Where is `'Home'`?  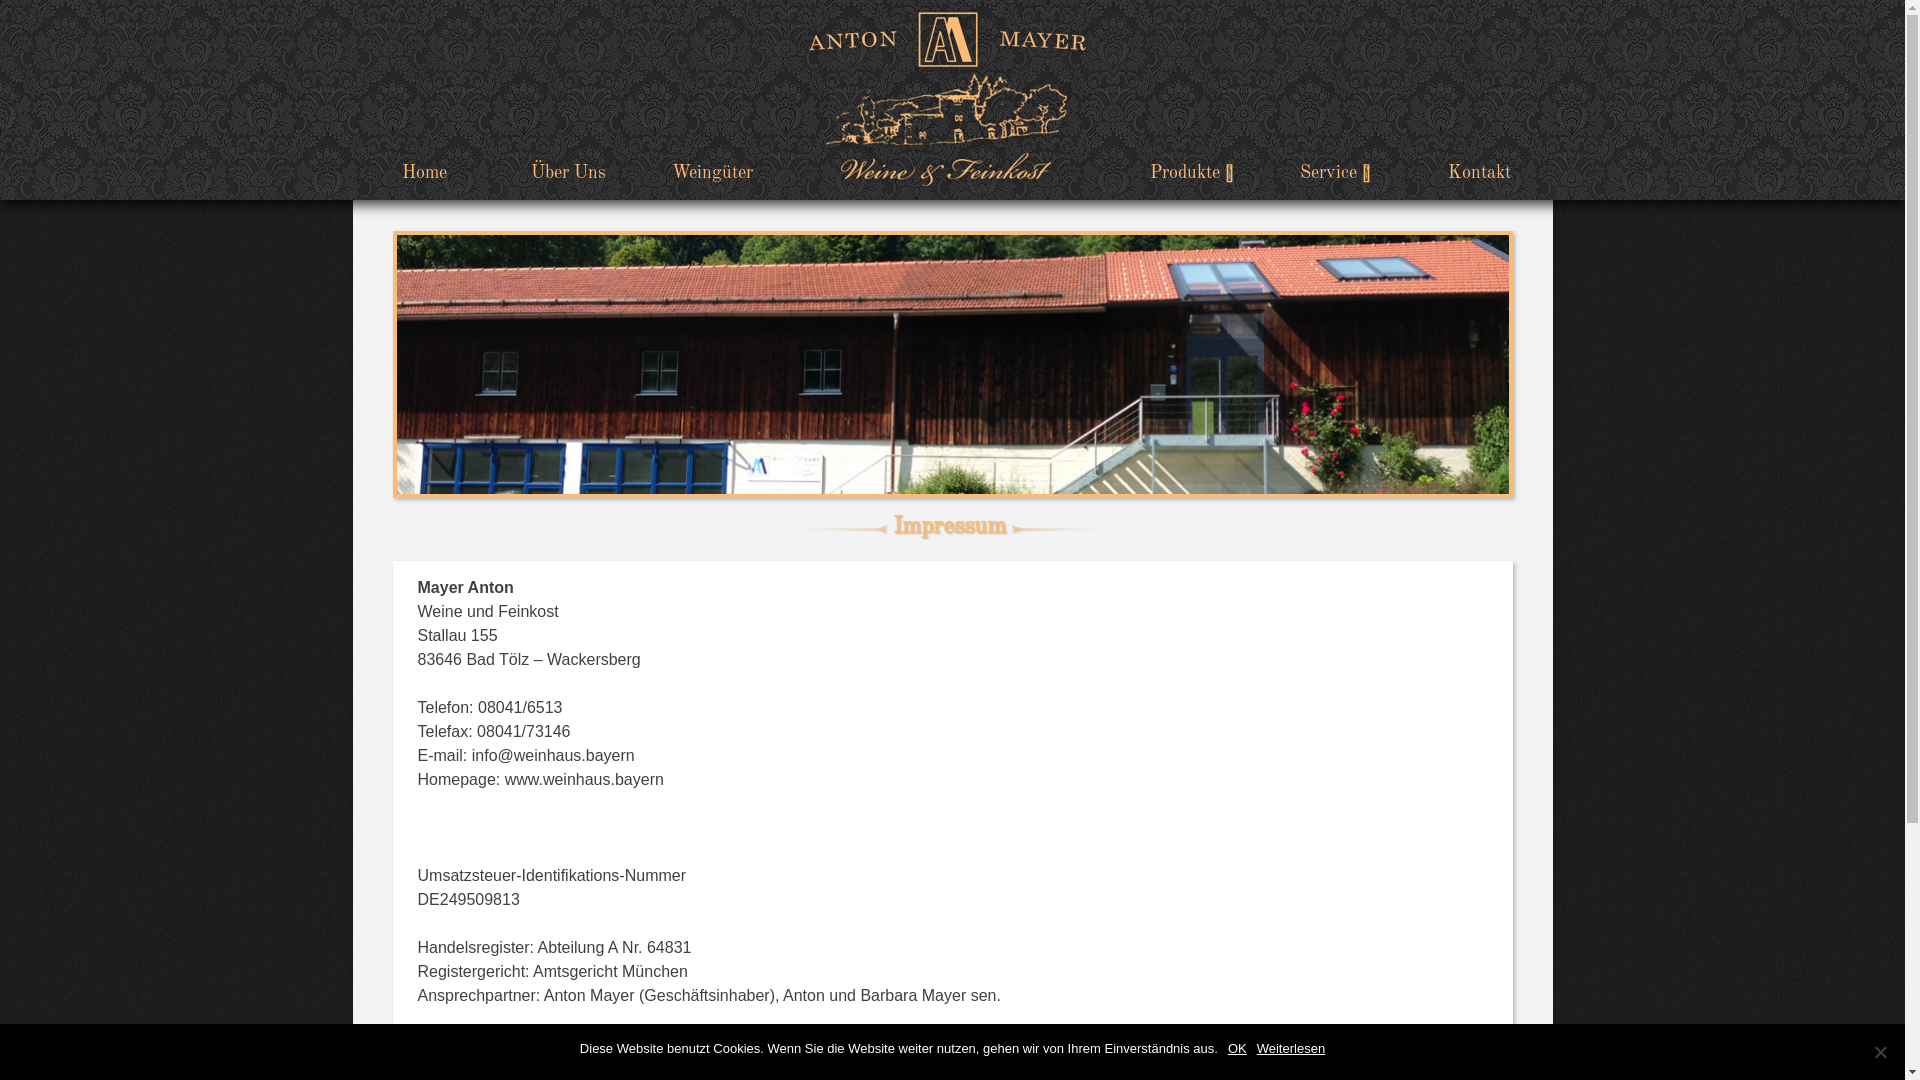 'Home' is located at coordinates (422, 172).